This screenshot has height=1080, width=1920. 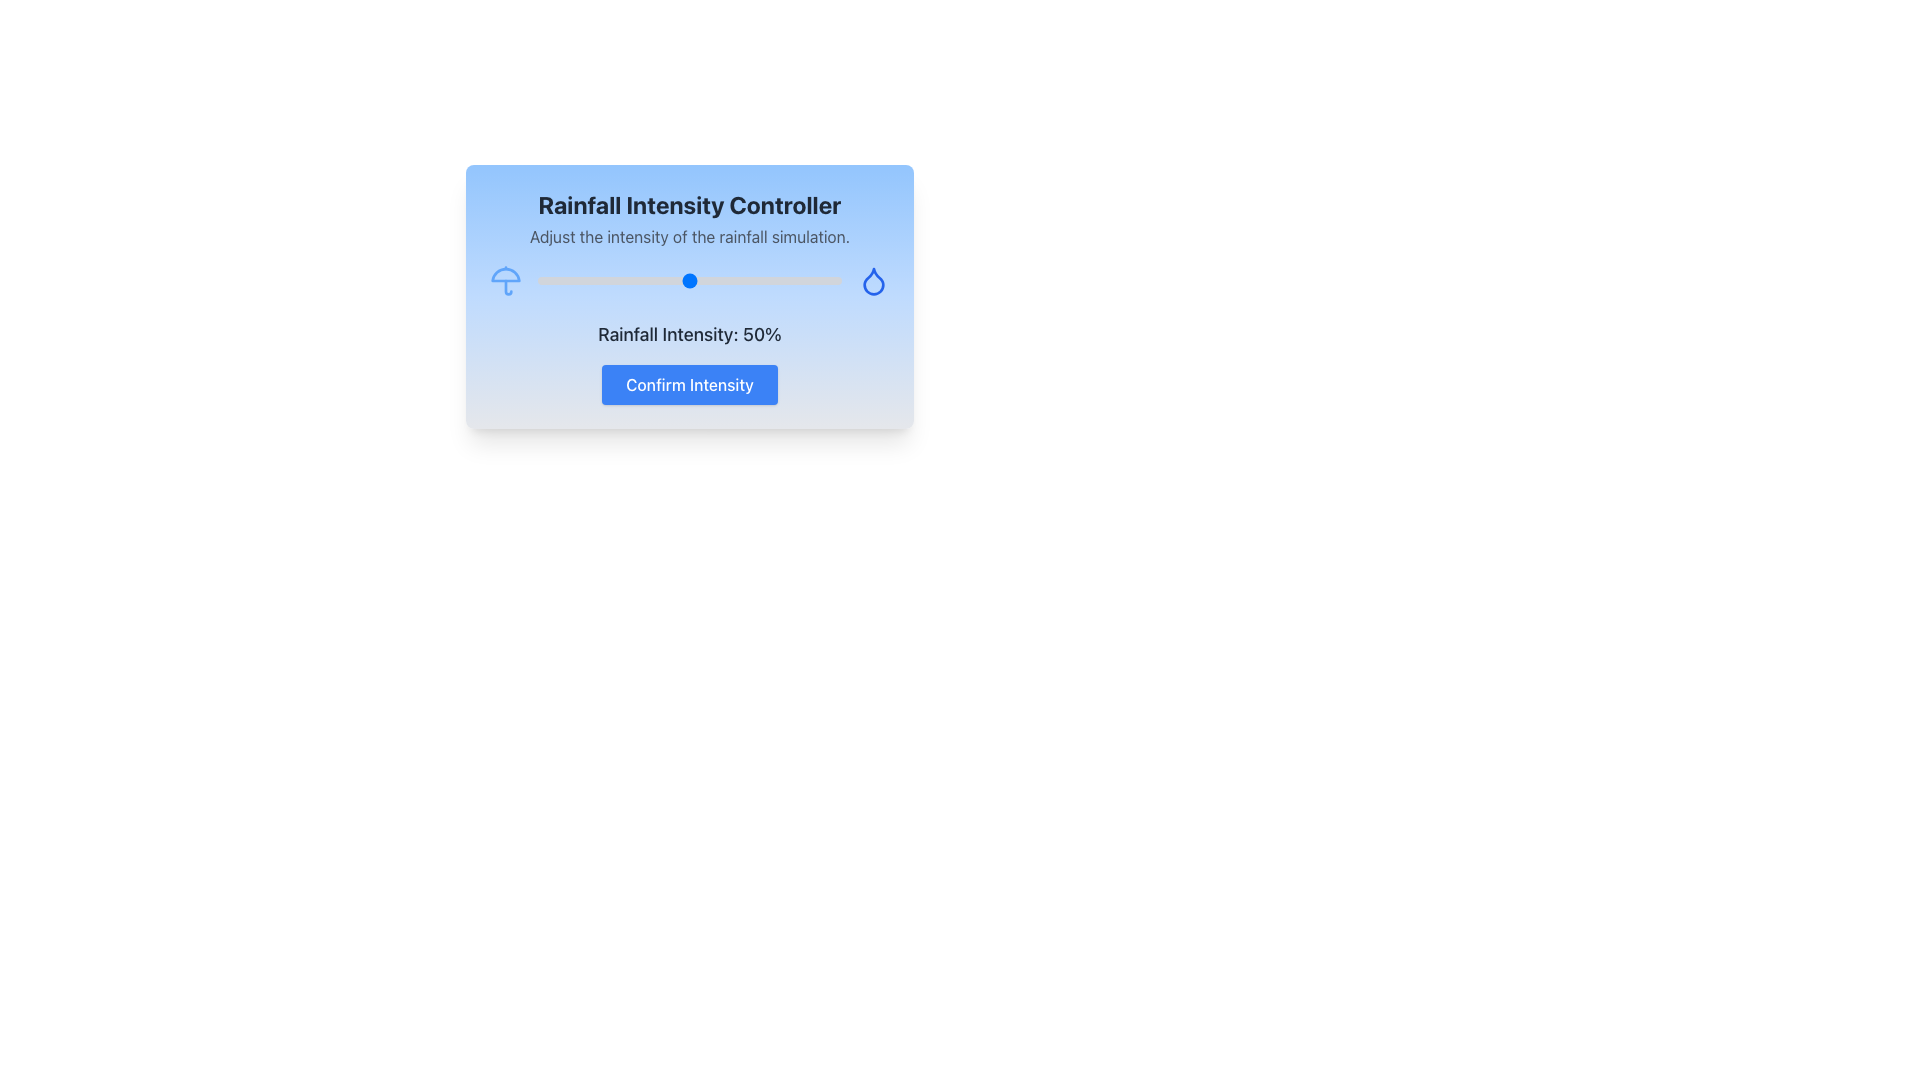 I want to click on the confirm button for rainfall intensity, located below the text 'Rainfall Intensity: 50%', to change its background color, so click(x=690, y=385).